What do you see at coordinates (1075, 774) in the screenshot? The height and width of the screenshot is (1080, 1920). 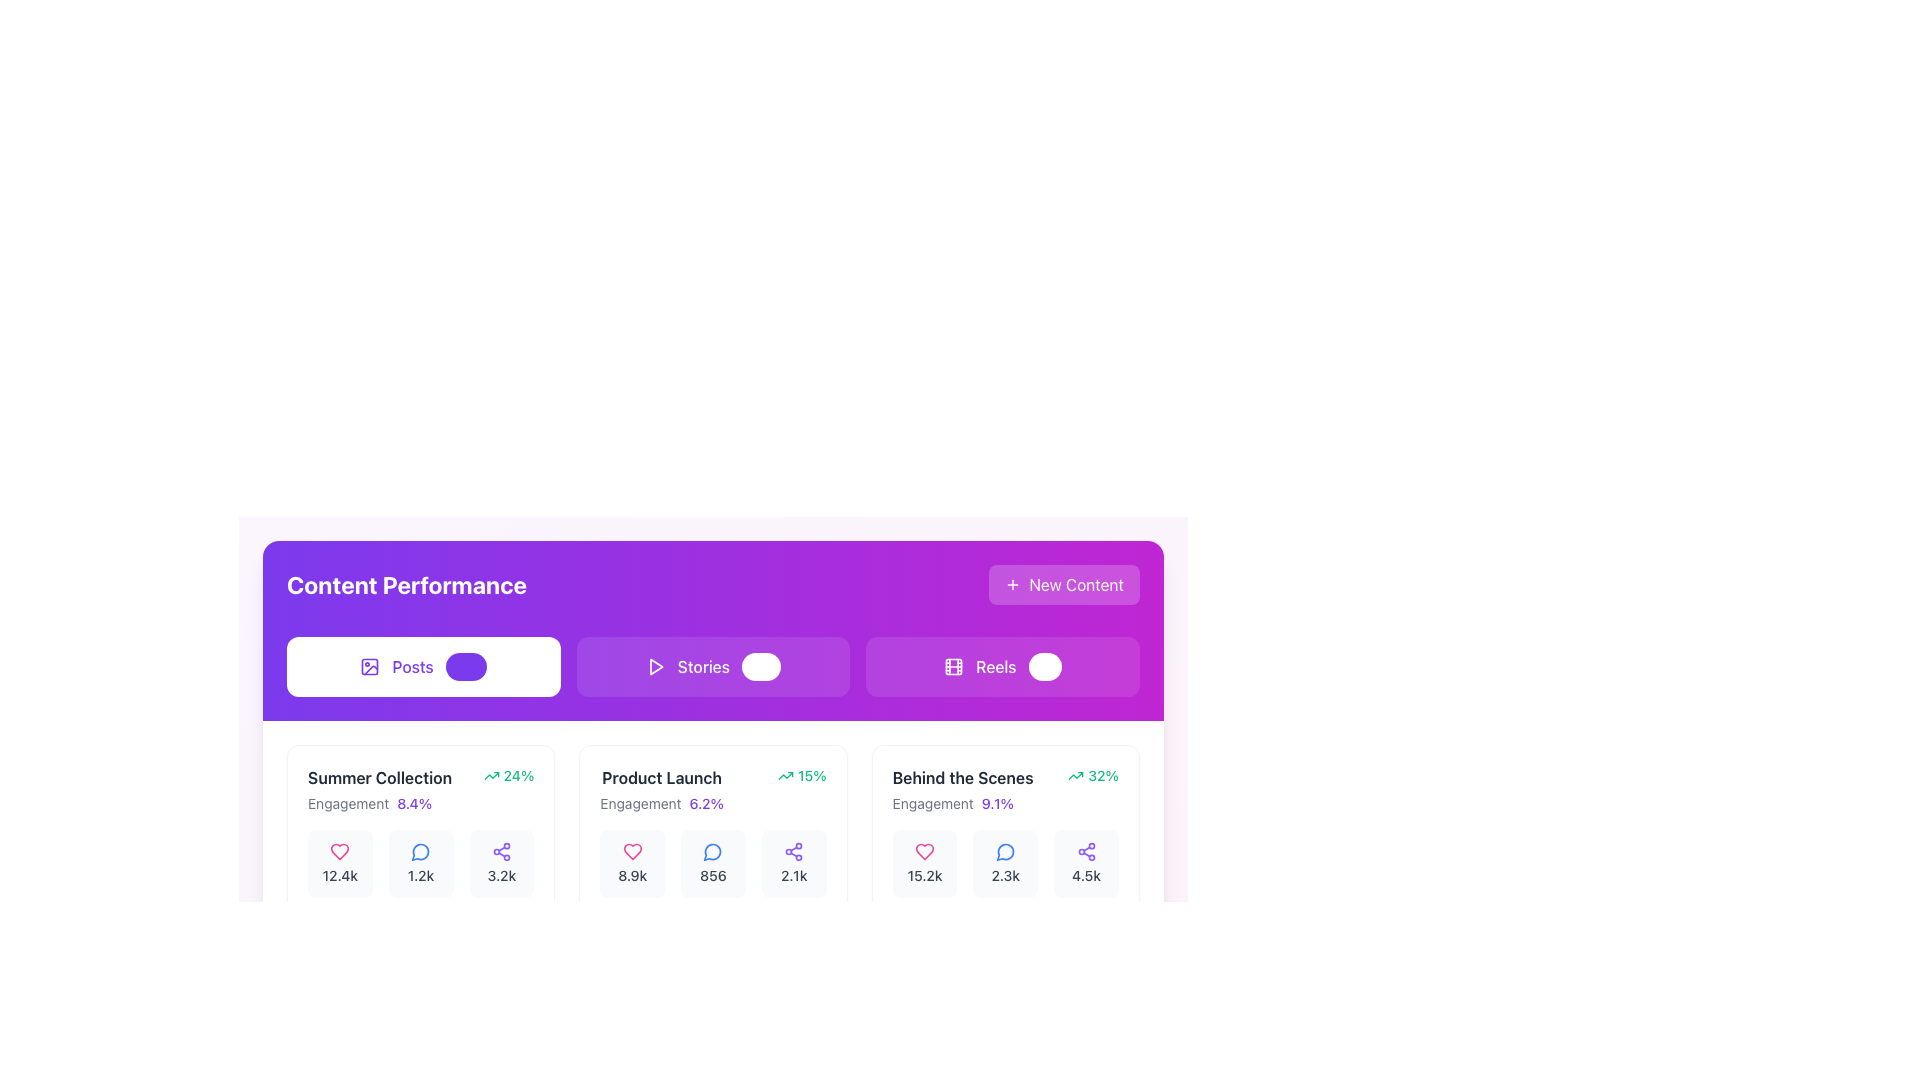 I see `the upward trending icon located` at bounding box center [1075, 774].